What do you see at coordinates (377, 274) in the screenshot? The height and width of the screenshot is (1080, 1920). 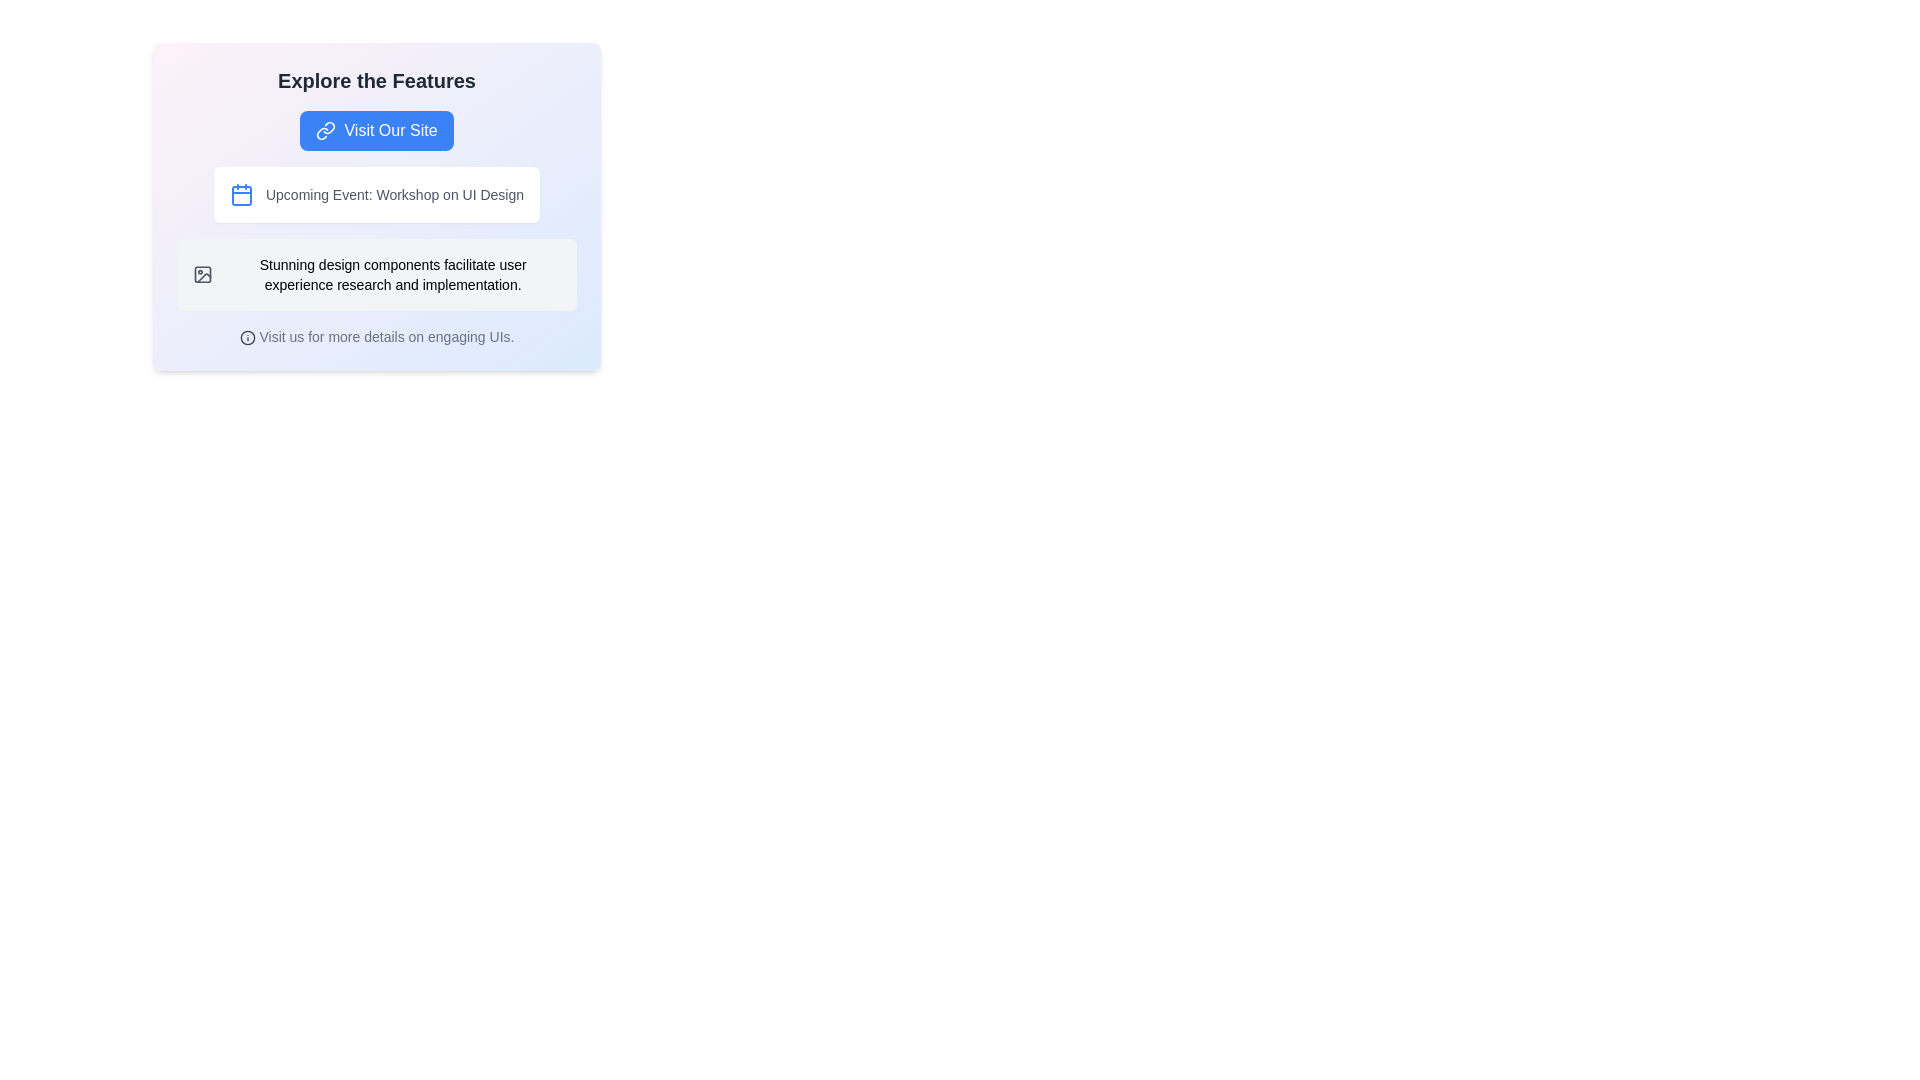 I see `text element that displays the sentence 'Stunning design components facilitate user experience research and implementation.', which is located next to an image placeholder icon and beneath a blue button labeled 'Visit Our Site'` at bounding box center [377, 274].